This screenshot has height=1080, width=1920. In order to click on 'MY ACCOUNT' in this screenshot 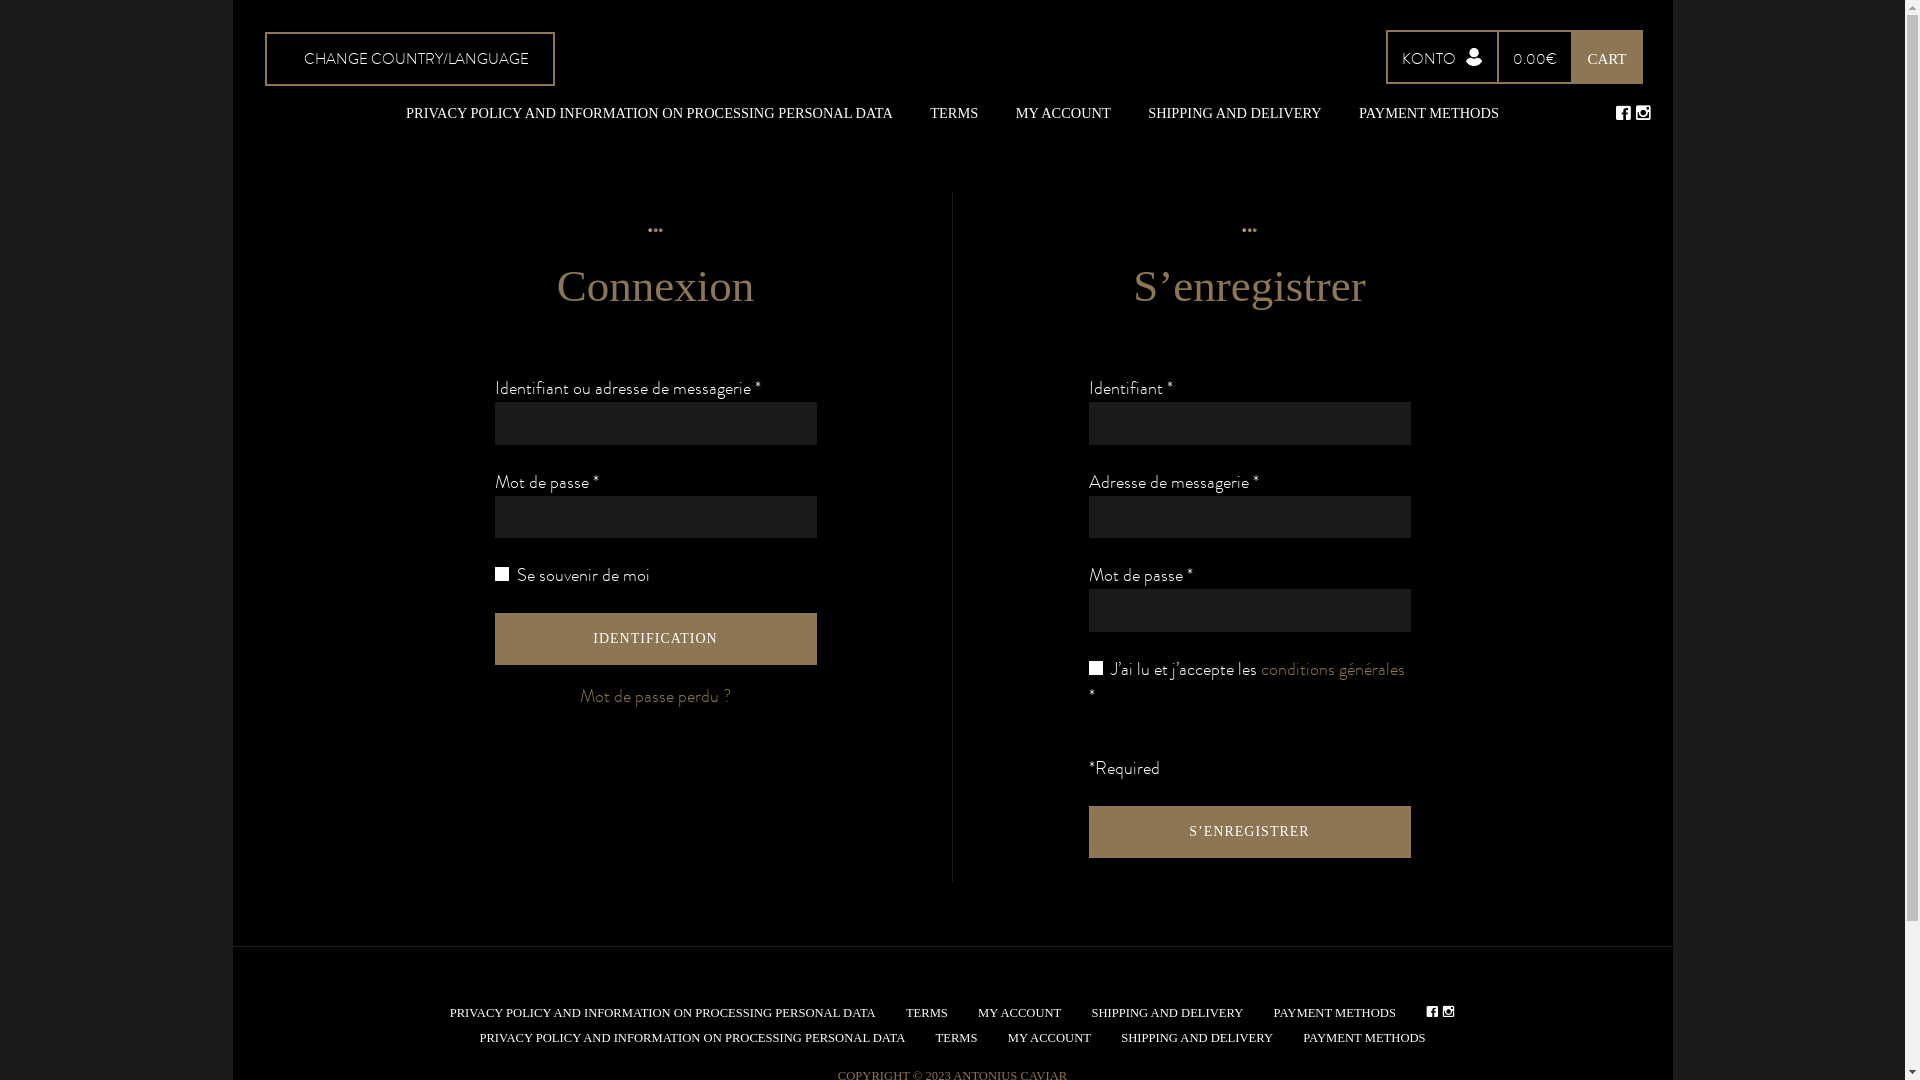, I will do `click(1048, 1036)`.